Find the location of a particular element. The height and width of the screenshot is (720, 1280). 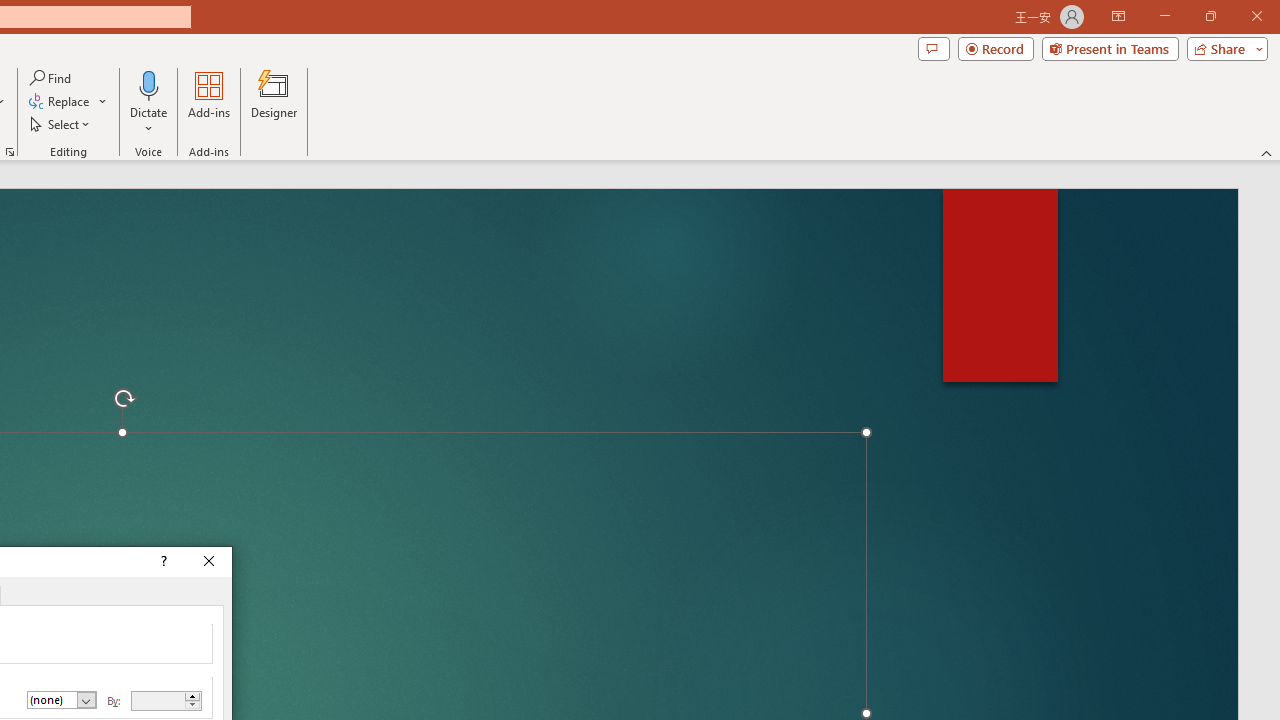

'By' is located at coordinates (166, 700).